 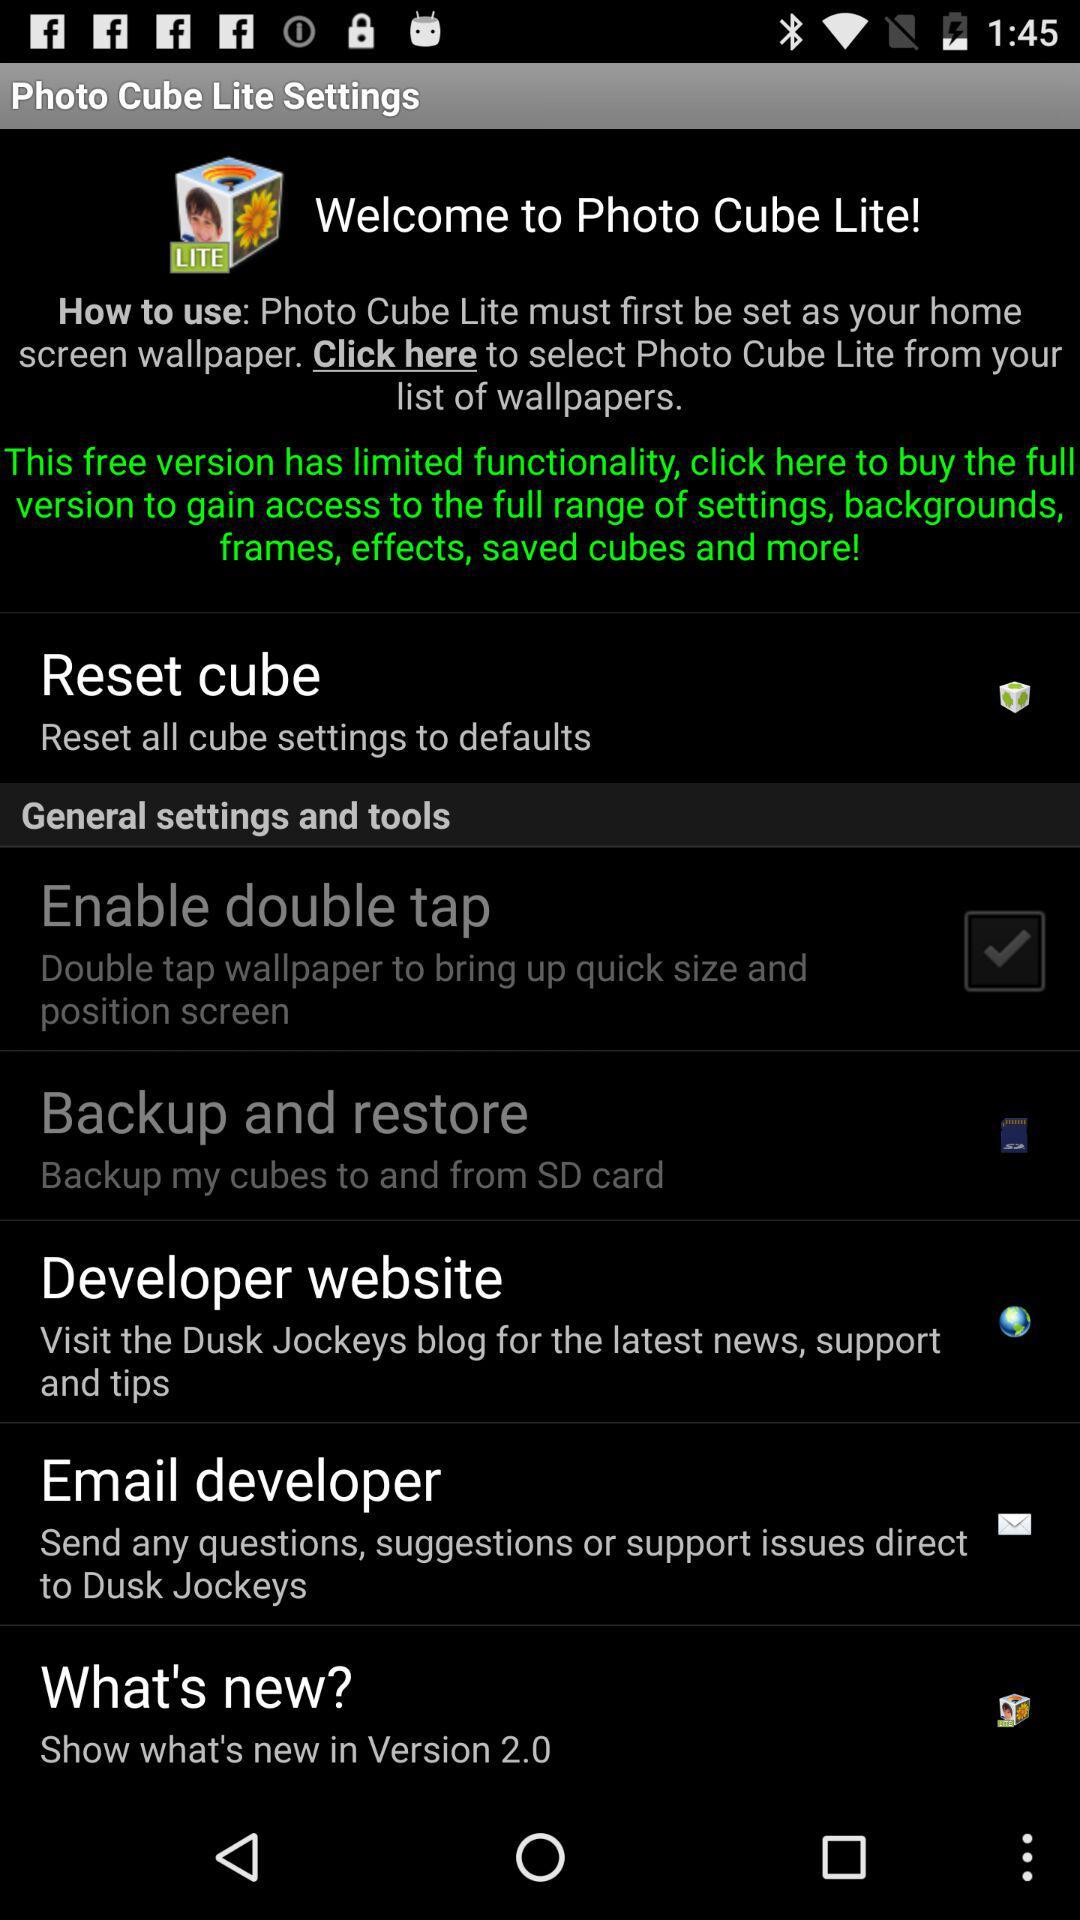 What do you see at coordinates (540, 360) in the screenshot?
I see `the how to use` at bounding box center [540, 360].